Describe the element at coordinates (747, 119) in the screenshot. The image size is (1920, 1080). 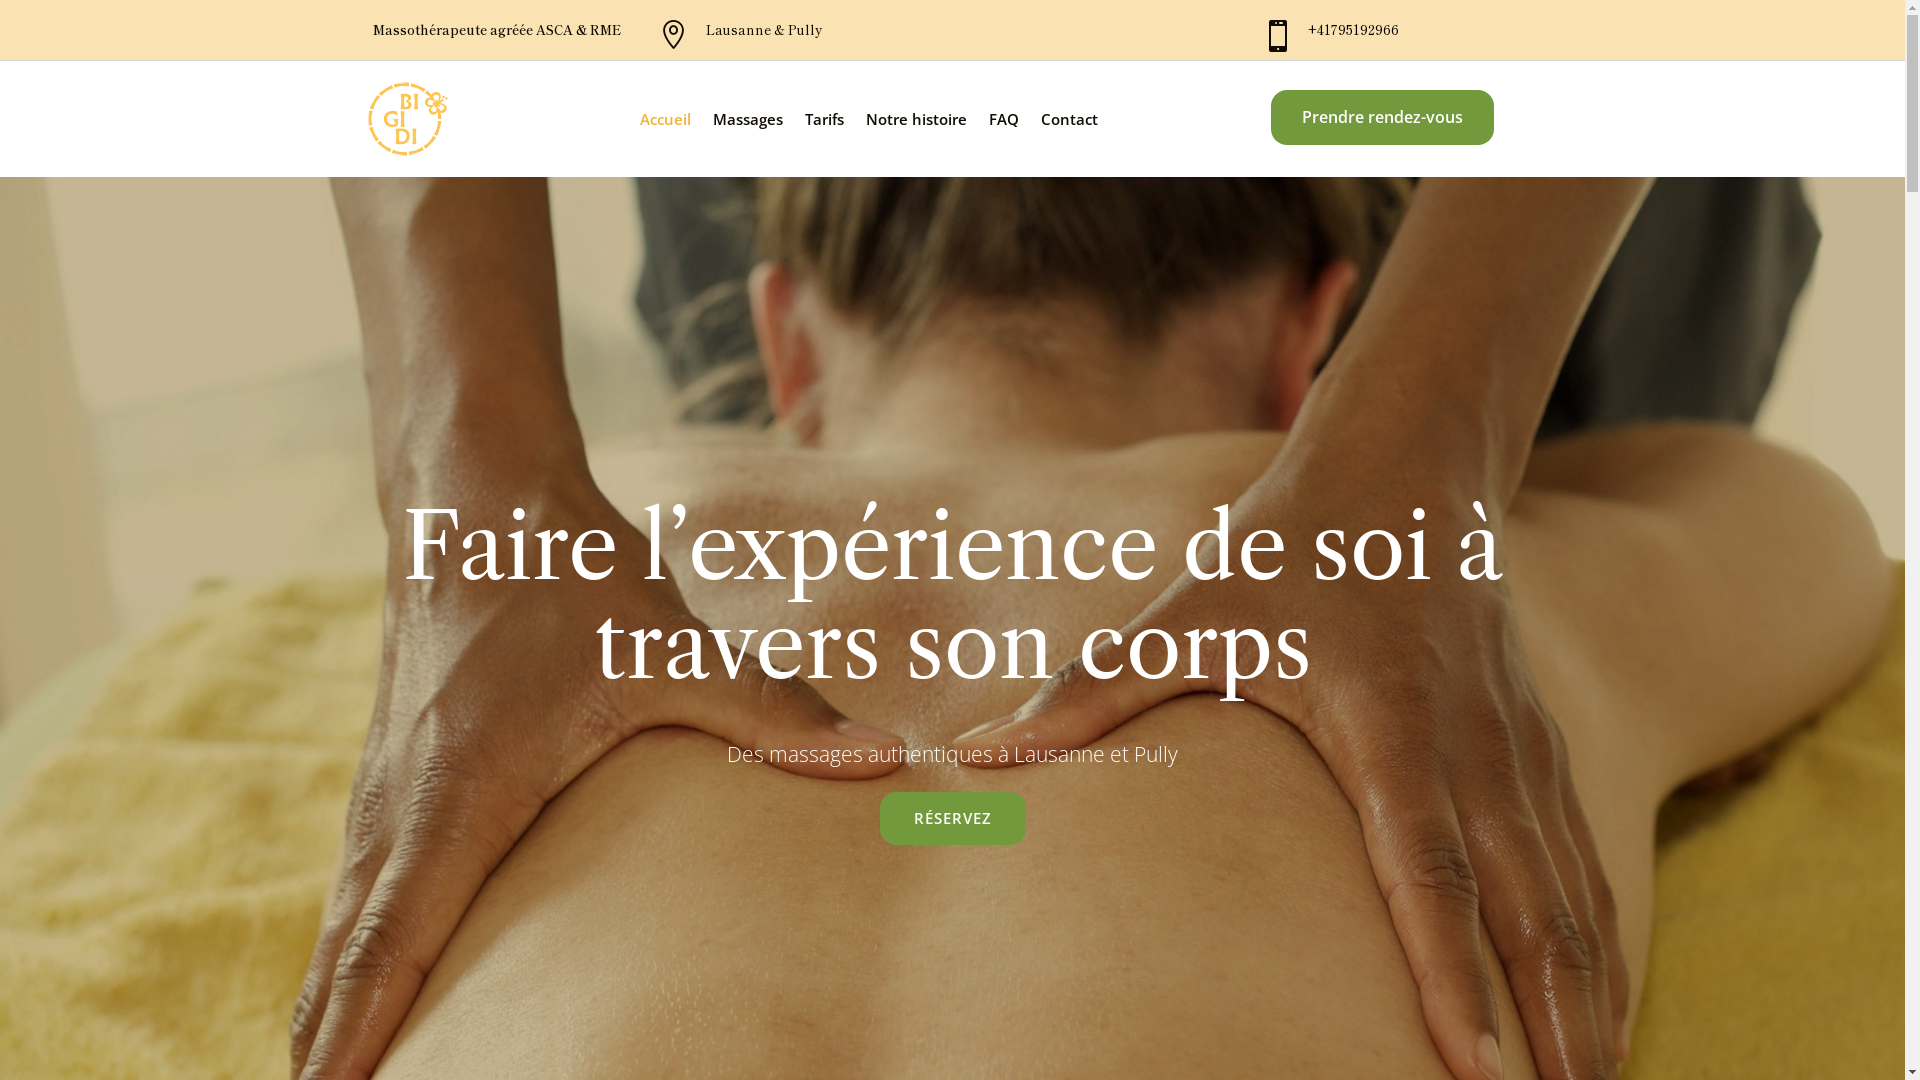
I see `'Massages'` at that location.